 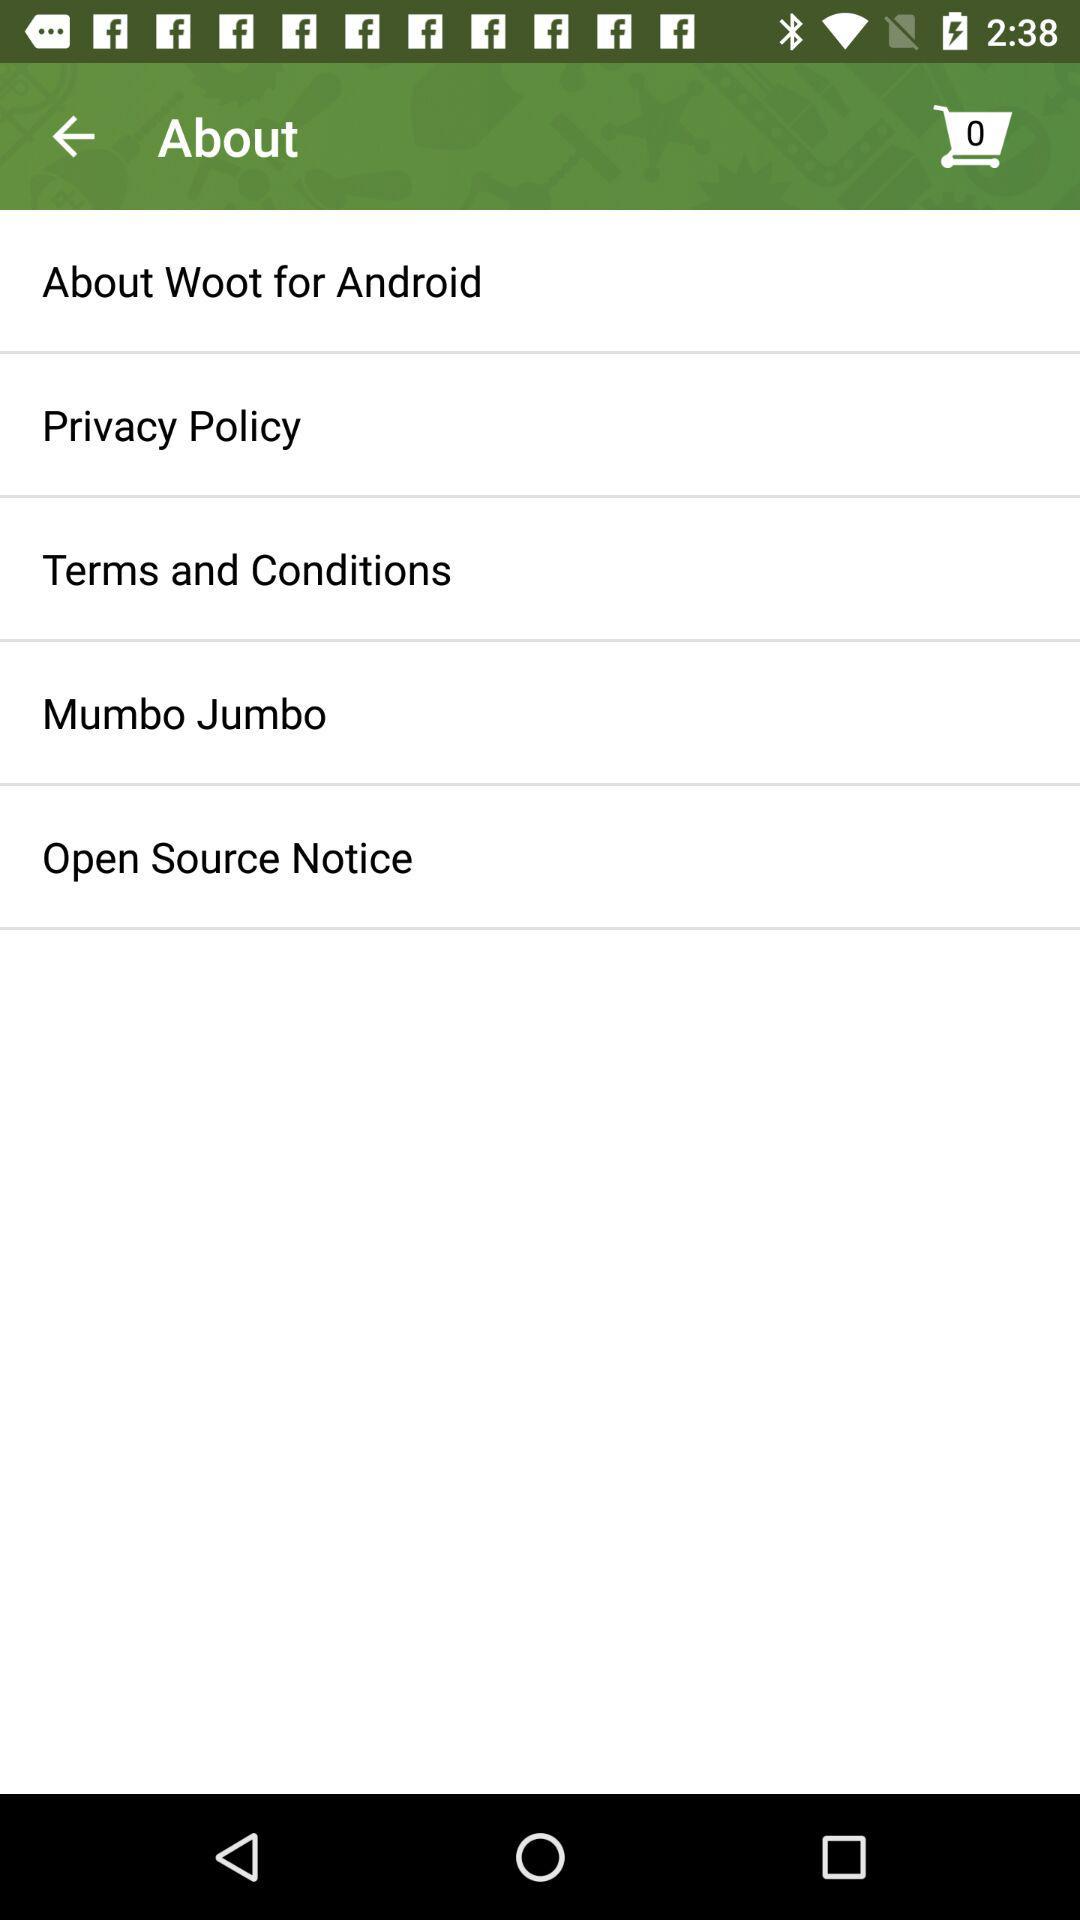 I want to click on icon above the privacy policy item, so click(x=261, y=279).